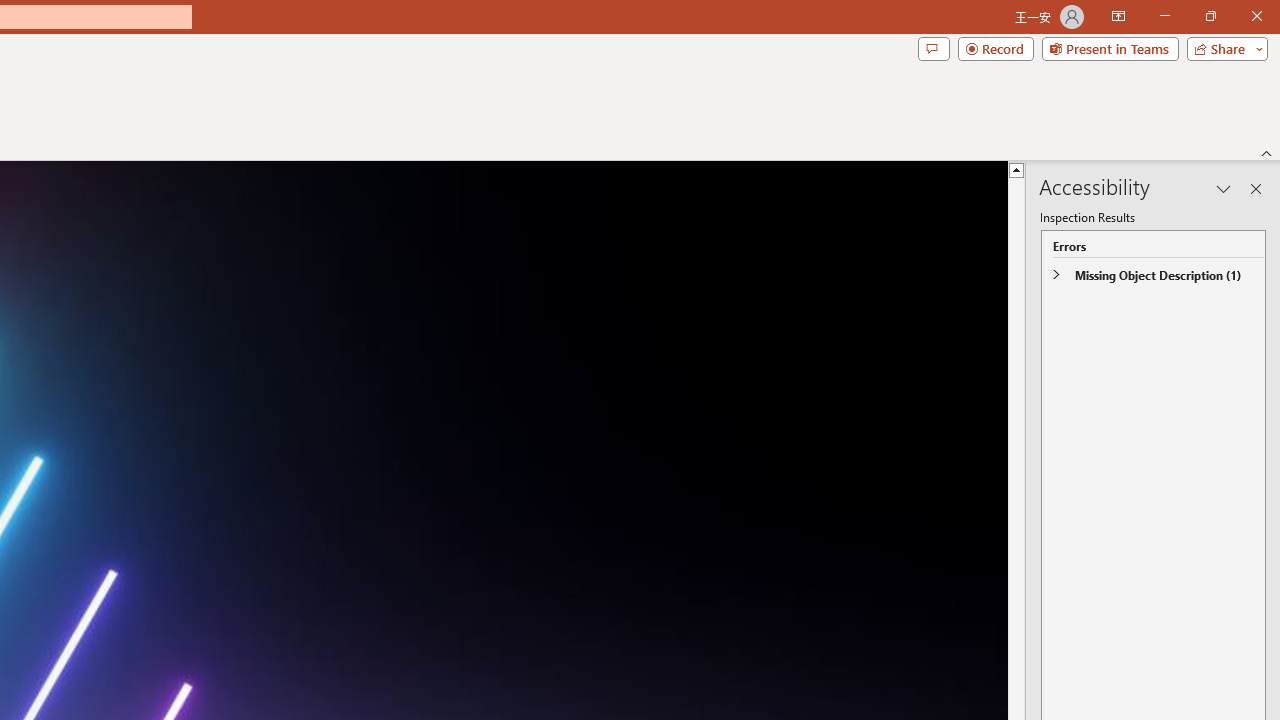 This screenshot has height=720, width=1280. Describe the element at coordinates (1109, 47) in the screenshot. I see `'Present in Teams'` at that location.